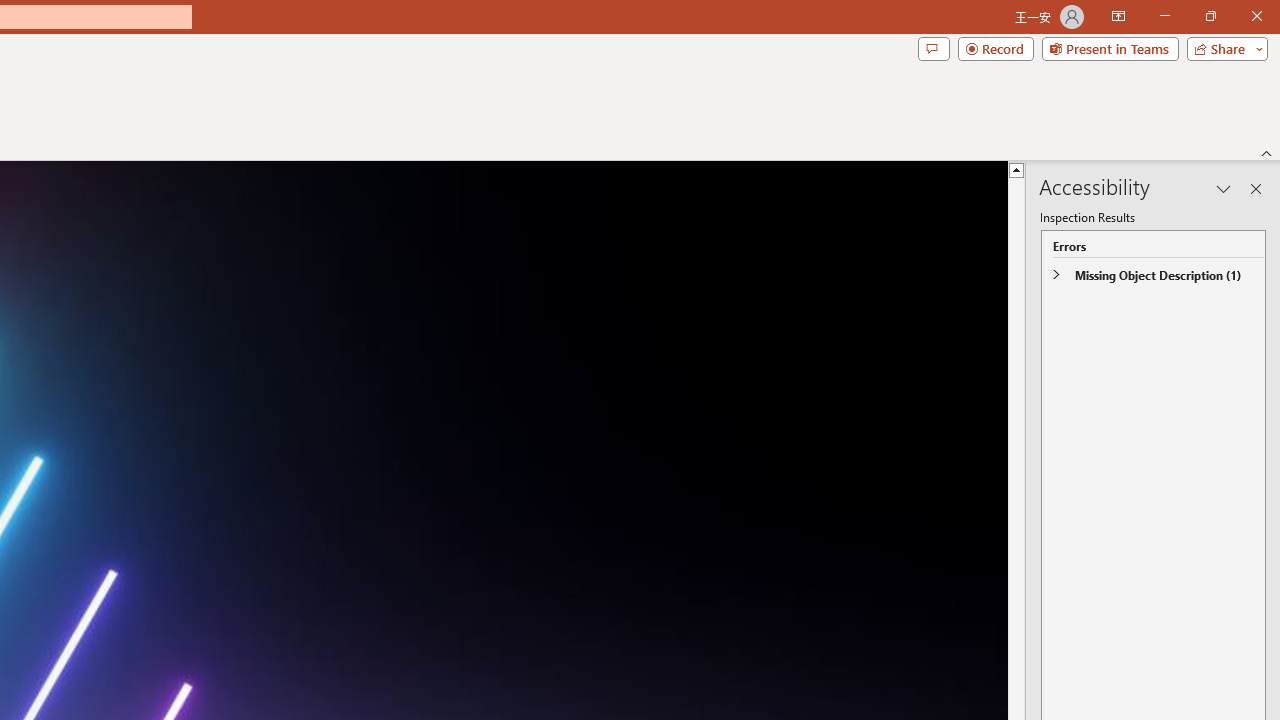 This screenshot has height=720, width=1280. Describe the element at coordinates (1109, 47) in the screenshot. I see `'Present in Teams'` at that location.